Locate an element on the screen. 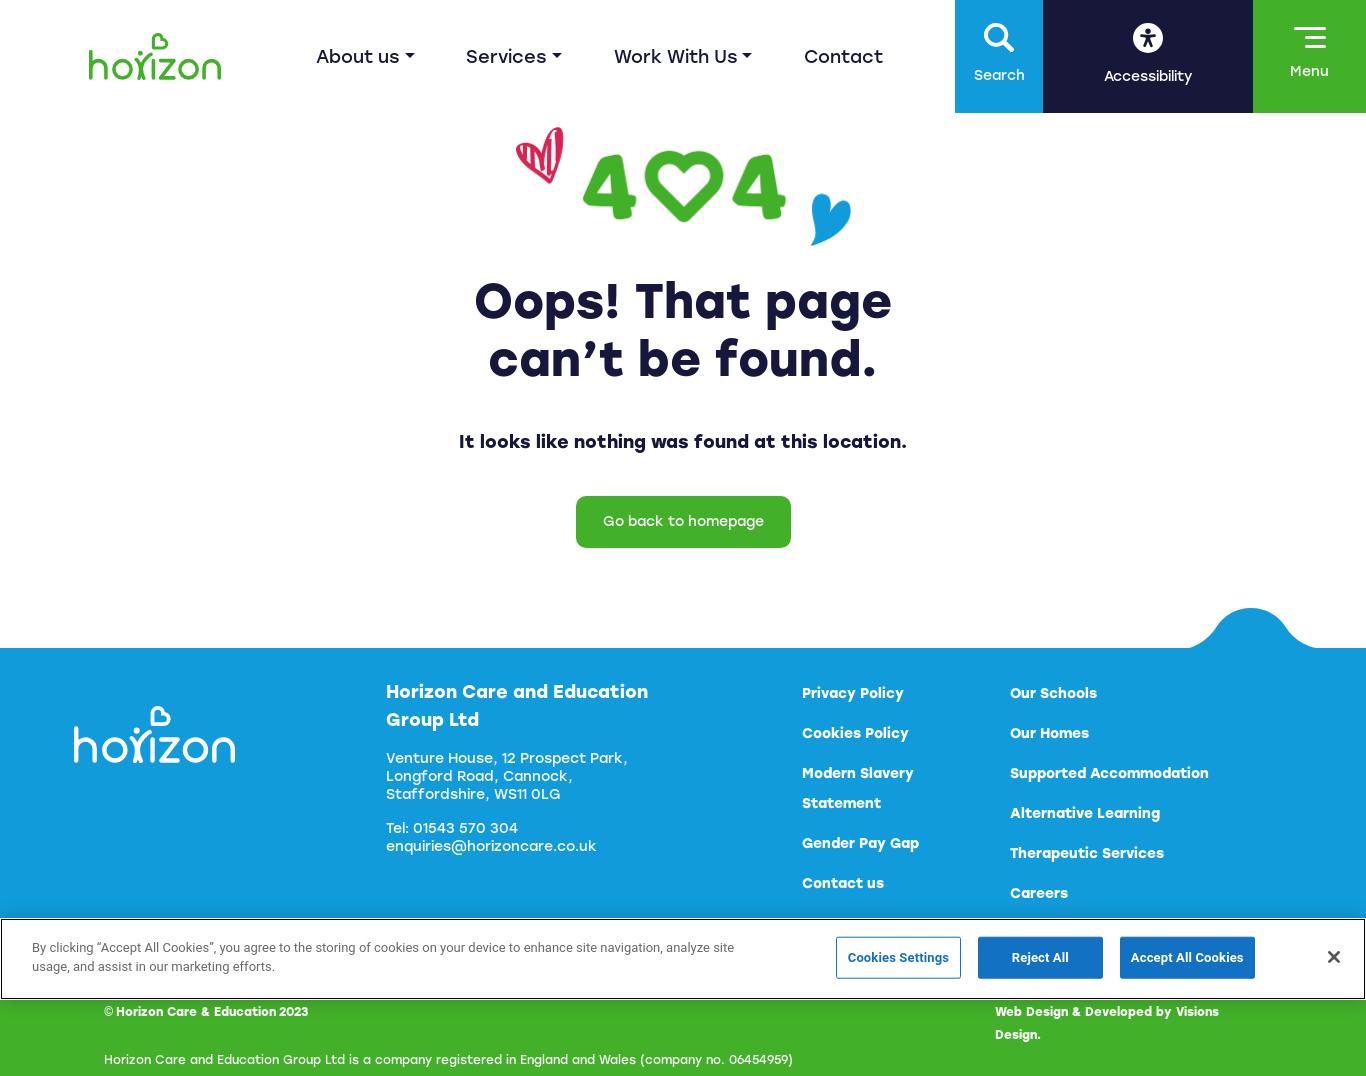 The height and width of the screenshot is (1076, 1366). 'Gender Pay Gap' is located at coordinates (859, 842).